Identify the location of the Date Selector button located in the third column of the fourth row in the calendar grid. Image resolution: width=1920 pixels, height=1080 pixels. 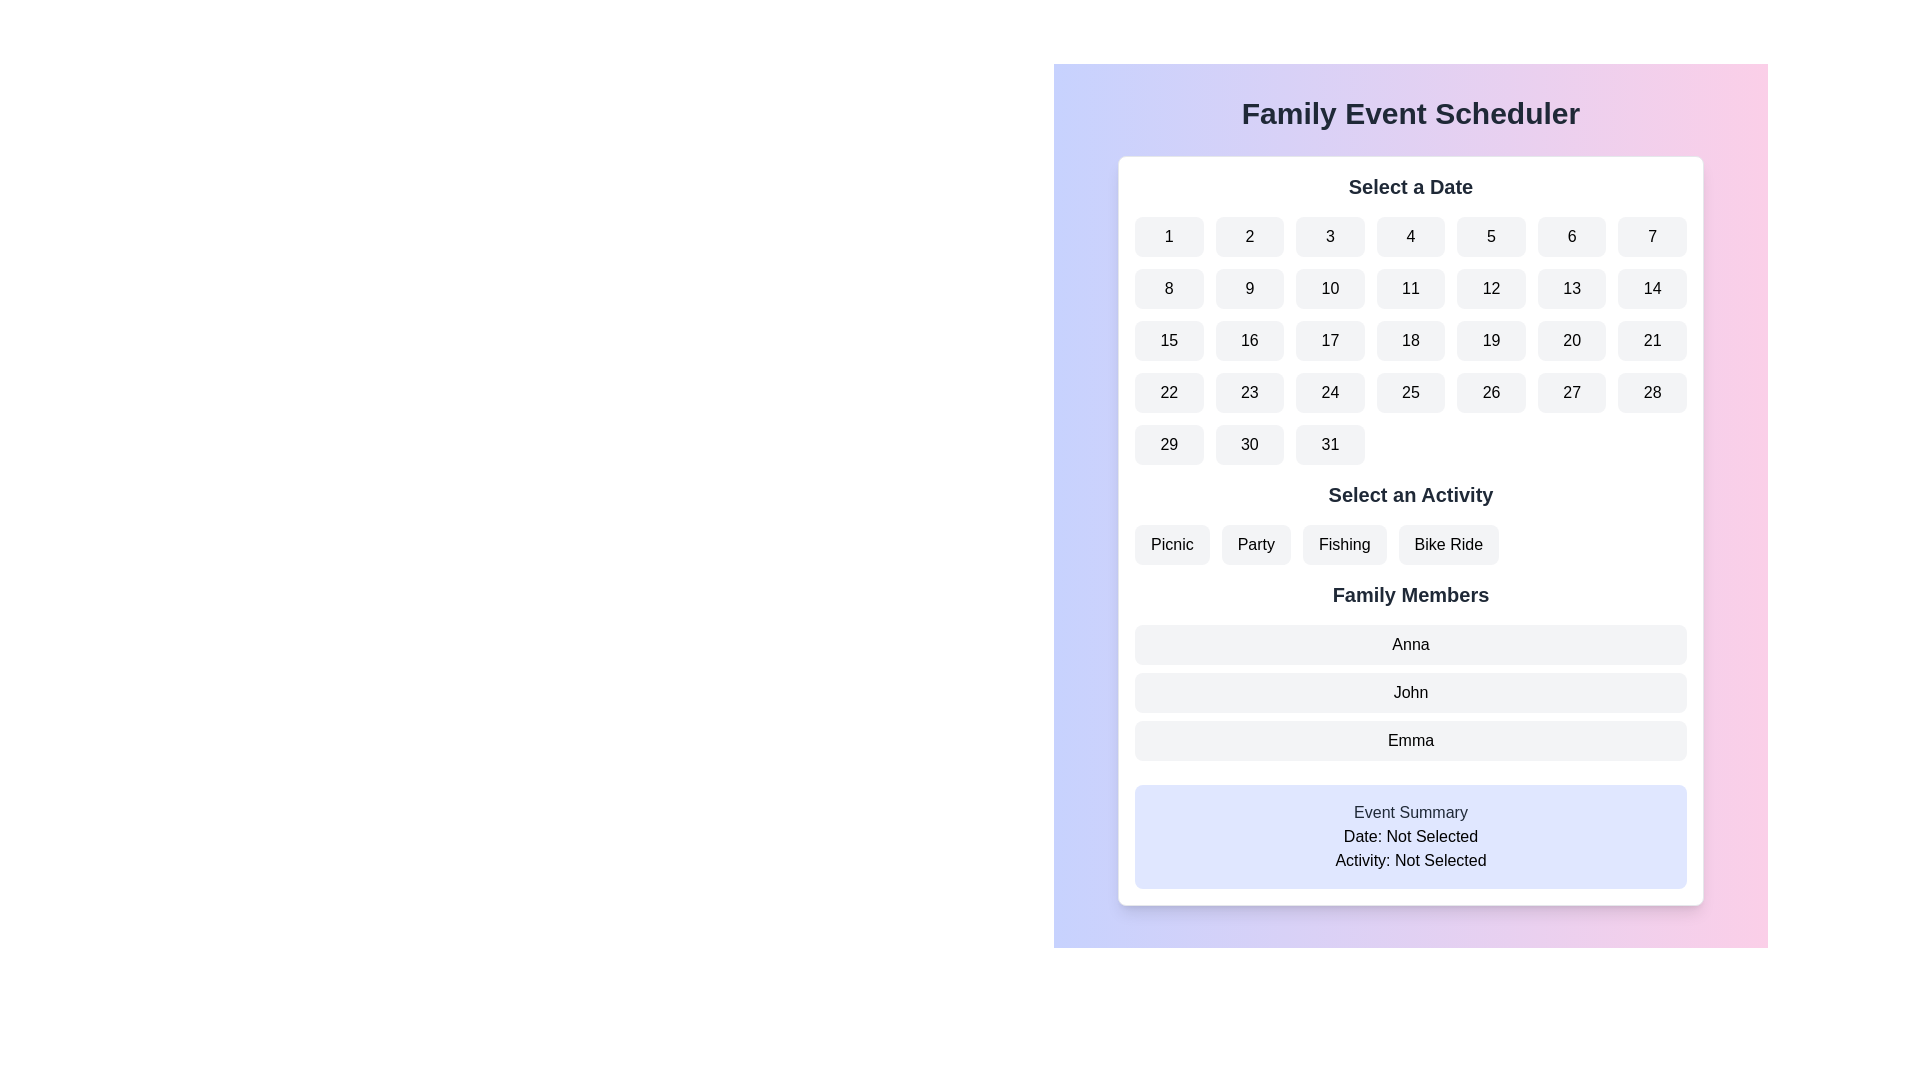
(1330, 393).